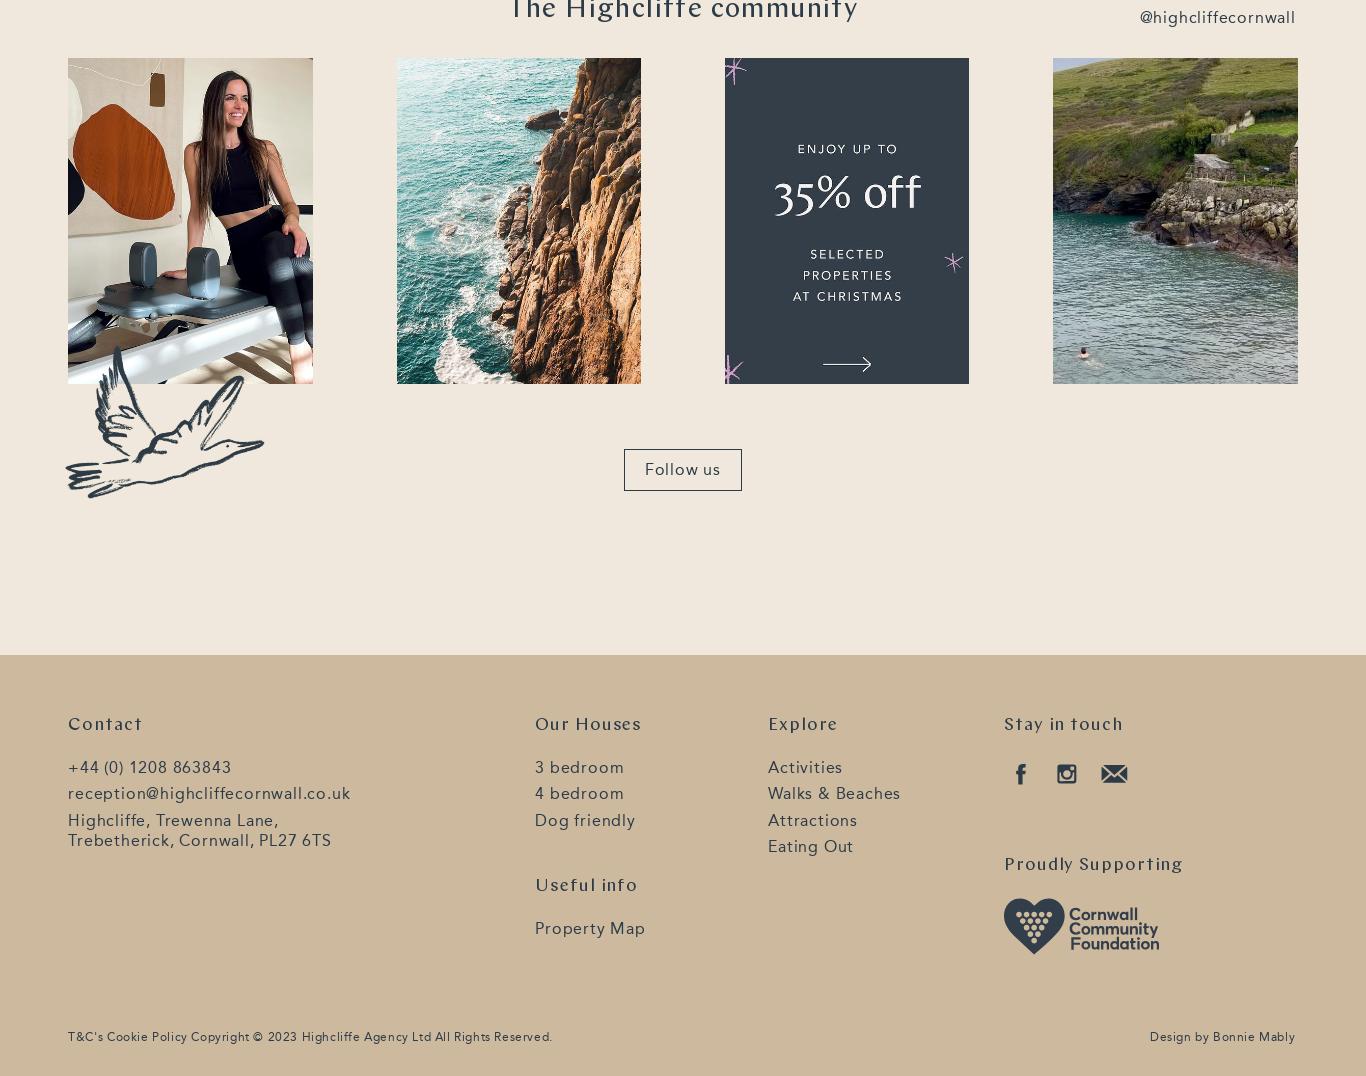 This screenshot has height=1076, width=1366. Describe the element at coordinates (68, 1037) in the screenshot. I see `'T&C's'` at that location.